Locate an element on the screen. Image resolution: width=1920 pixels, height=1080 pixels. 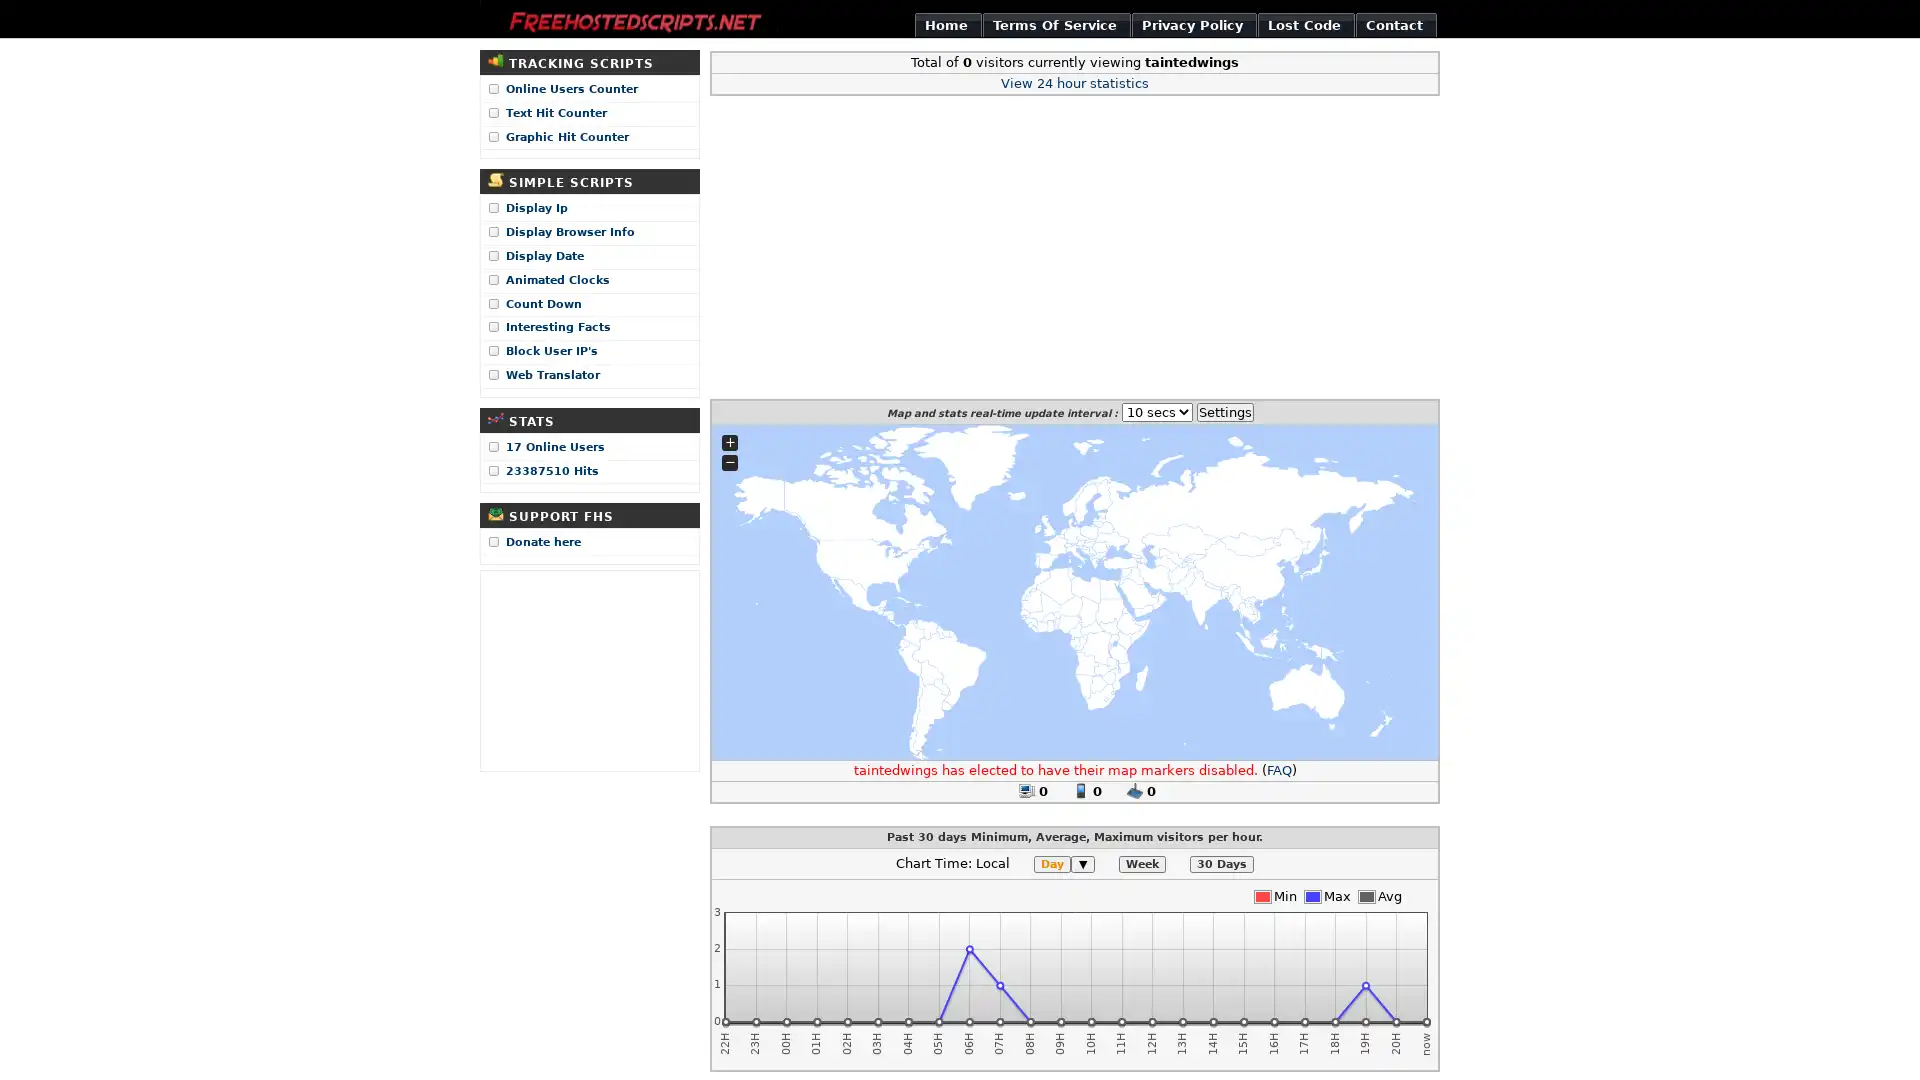
Settings is located at coordinates (1223, 410).